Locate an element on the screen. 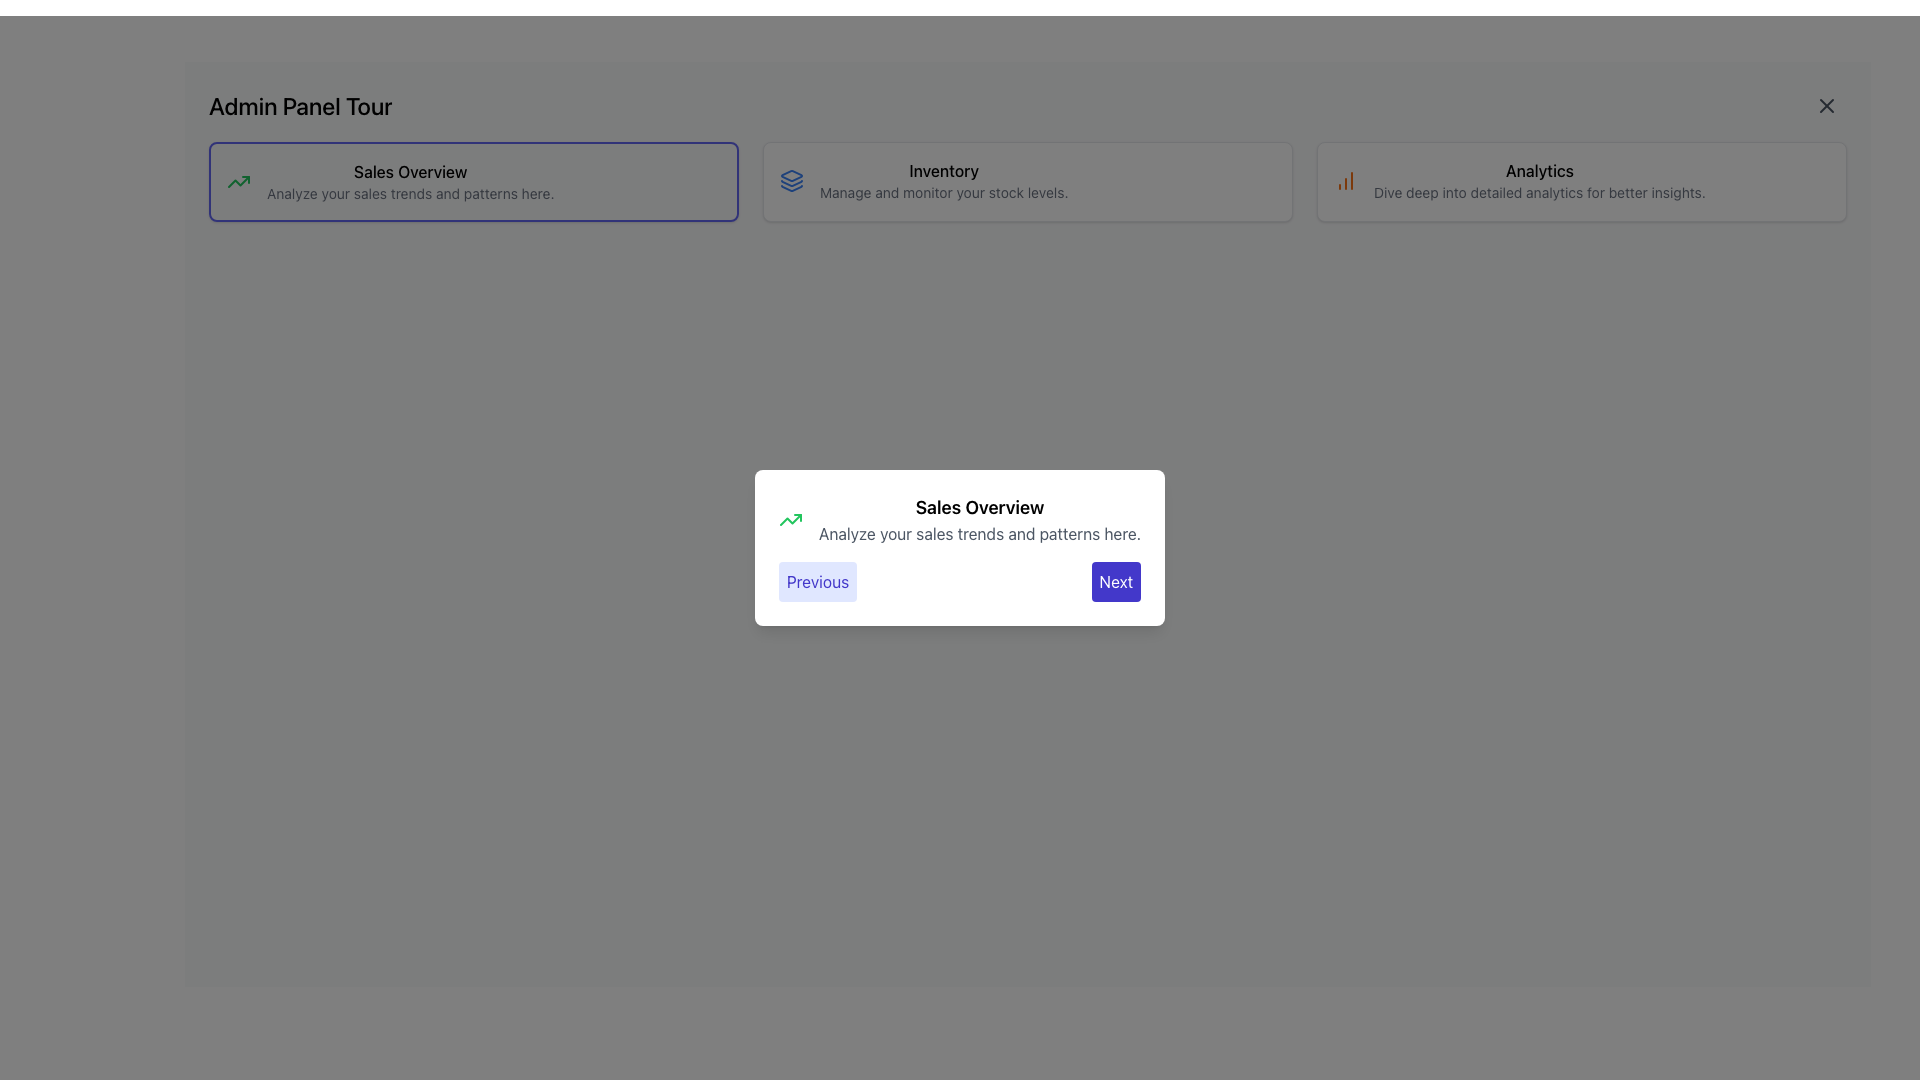 The image size is (1920, 1080). the text label that reads 'Analyze your sales trends and patterns here.', which is styled in gray and located below the 'Sales Overview' heading is located at coordinates (409, 193).